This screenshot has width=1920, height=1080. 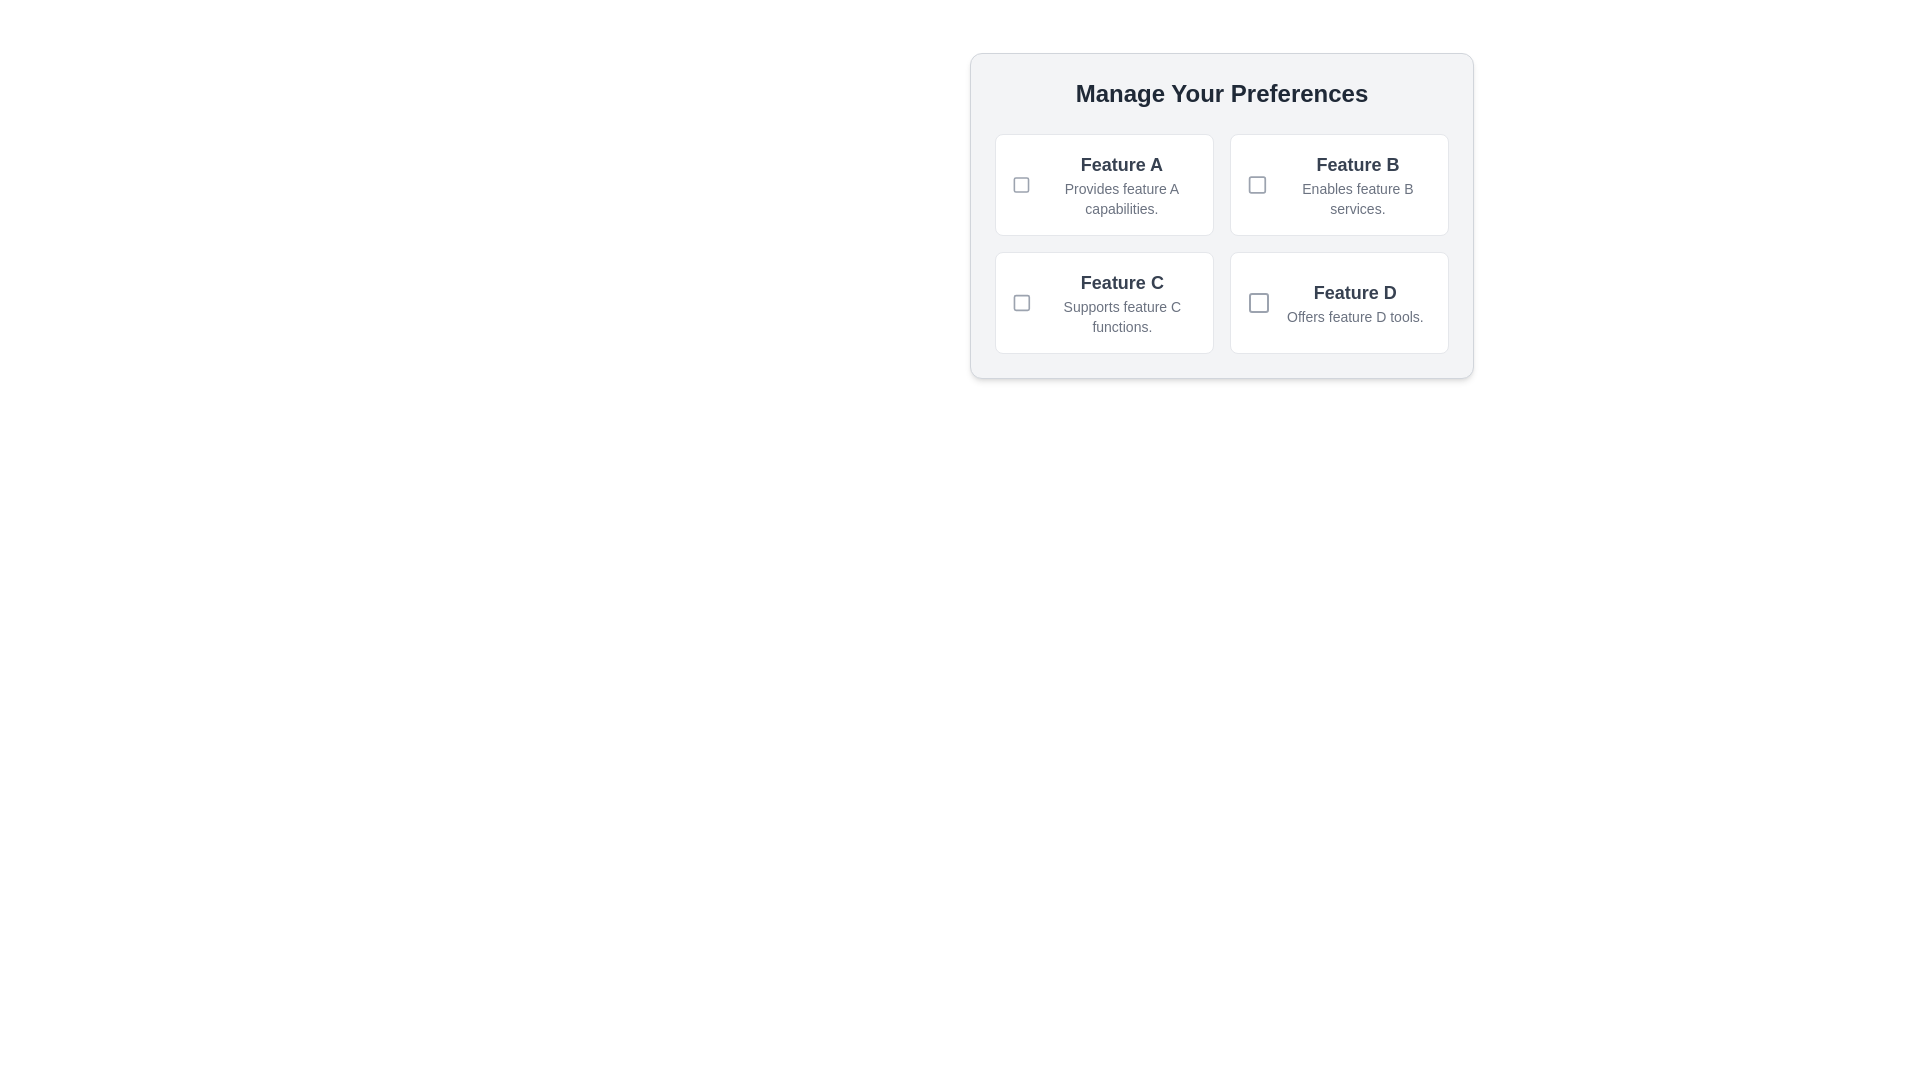 What do you see at coordinates (1121, 164) in the screenshot?
I see `the Text Label that serves as the title for 'Feature A capabilities' in the 'Manage Your Preferences' panel, located in the top-left quadrant` at bounding box center [1121, 164].